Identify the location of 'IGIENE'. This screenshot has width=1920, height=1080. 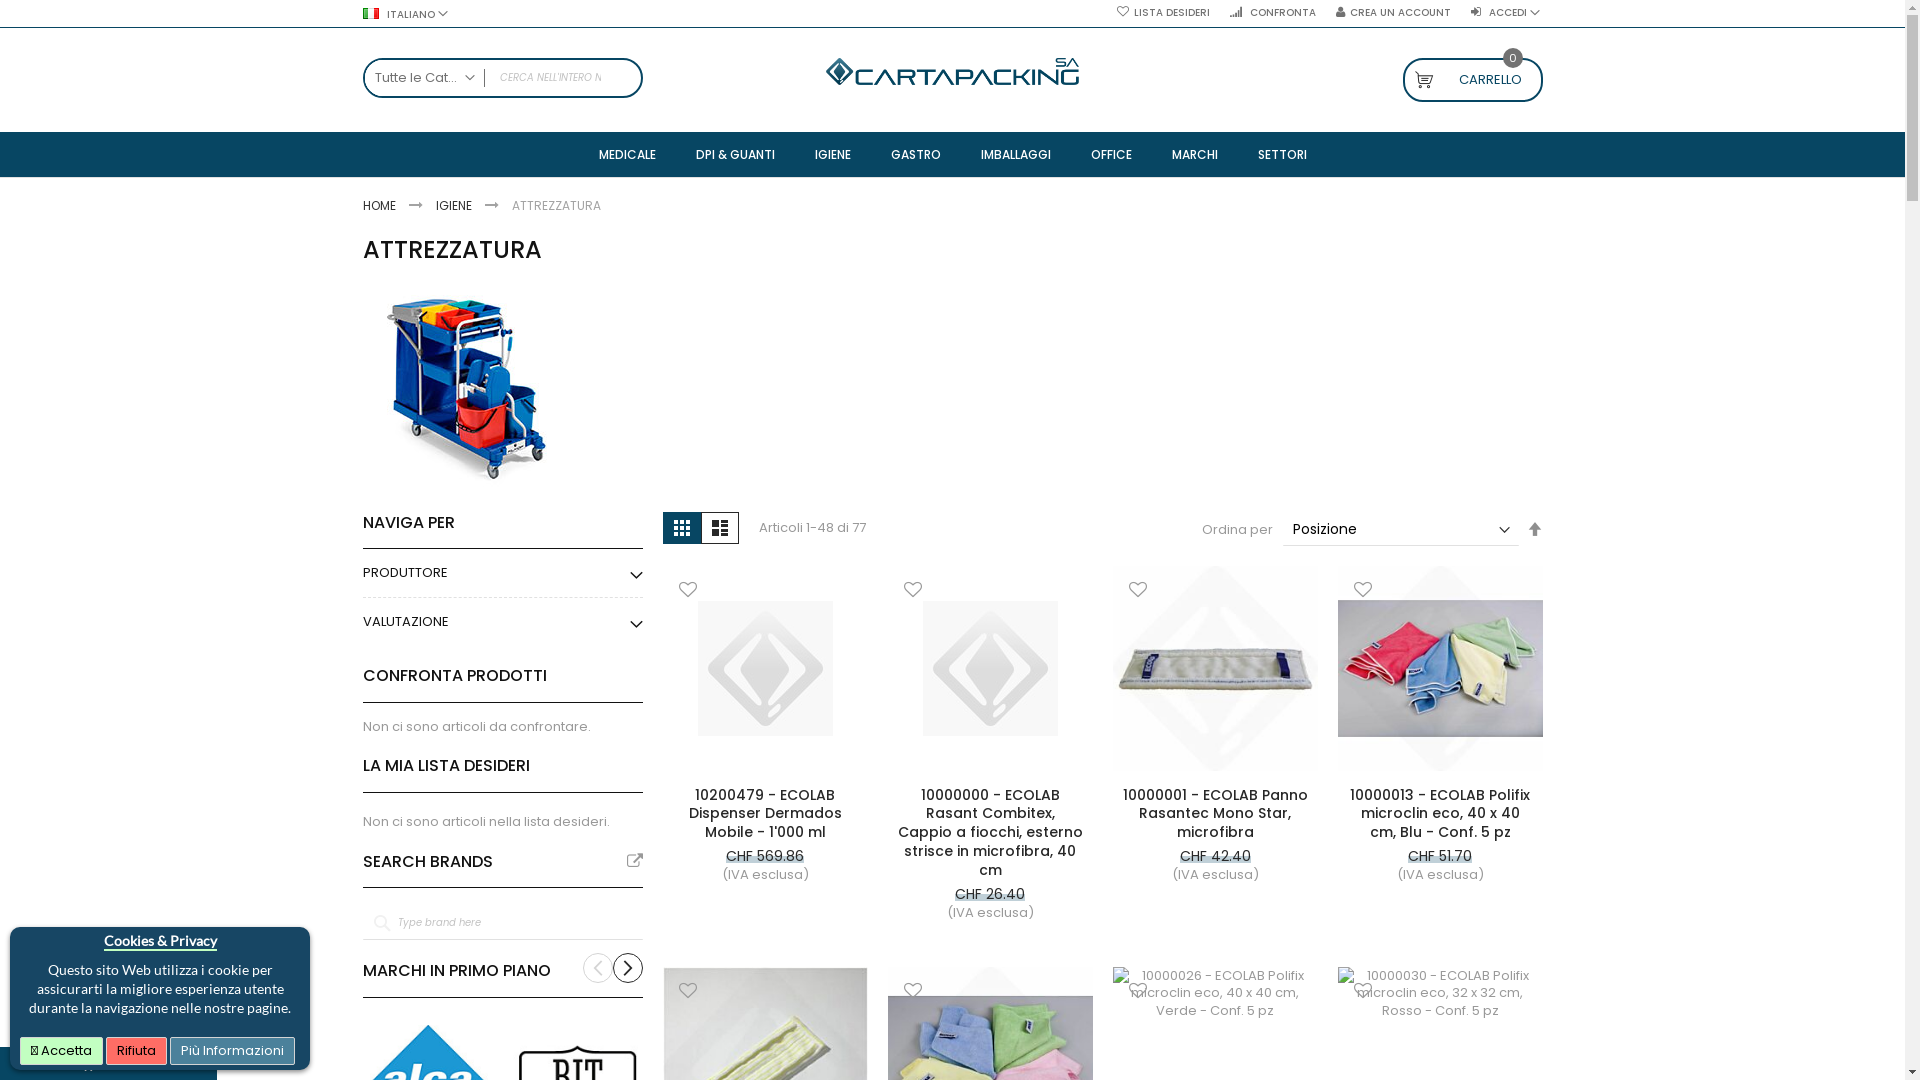
(831, 153).